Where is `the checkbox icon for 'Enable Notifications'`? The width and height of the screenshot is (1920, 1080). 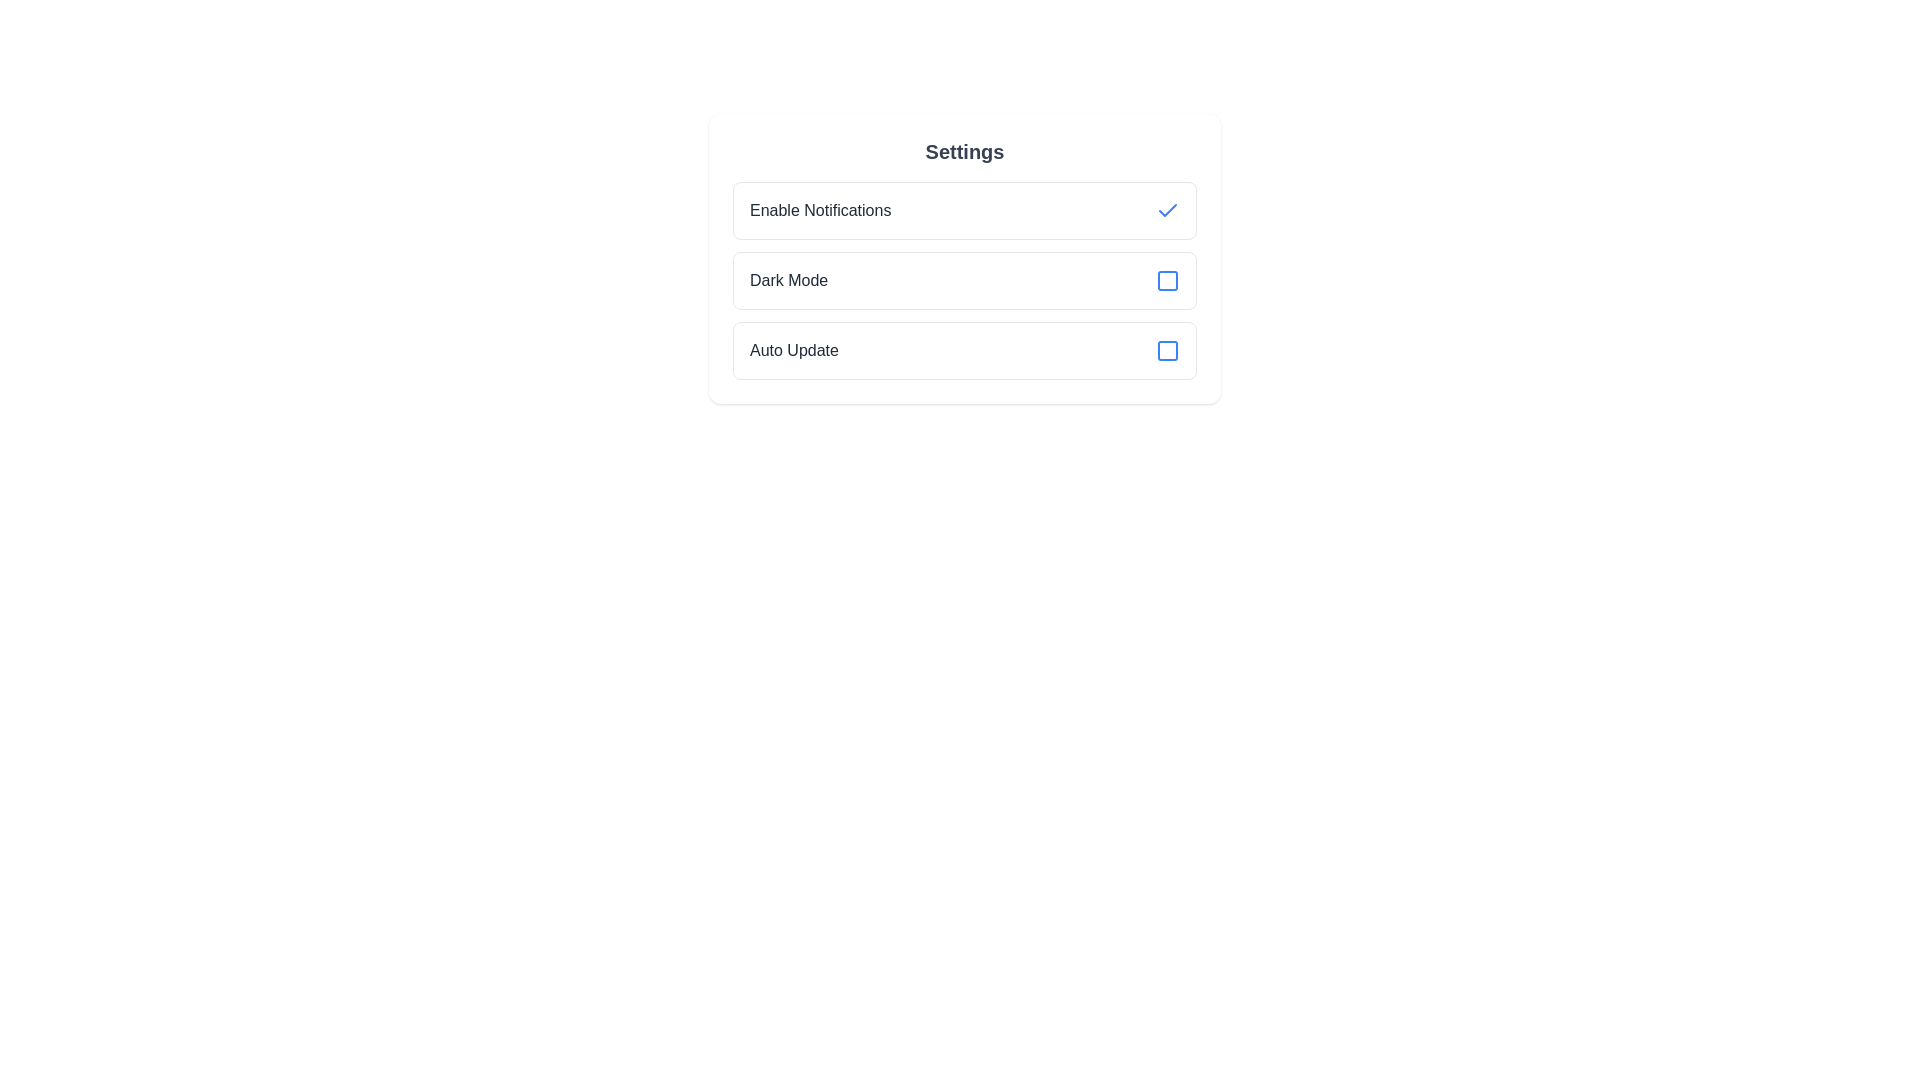 the checkbox icon for 'Enable Notifications' is located at coordinates (1167, 211).